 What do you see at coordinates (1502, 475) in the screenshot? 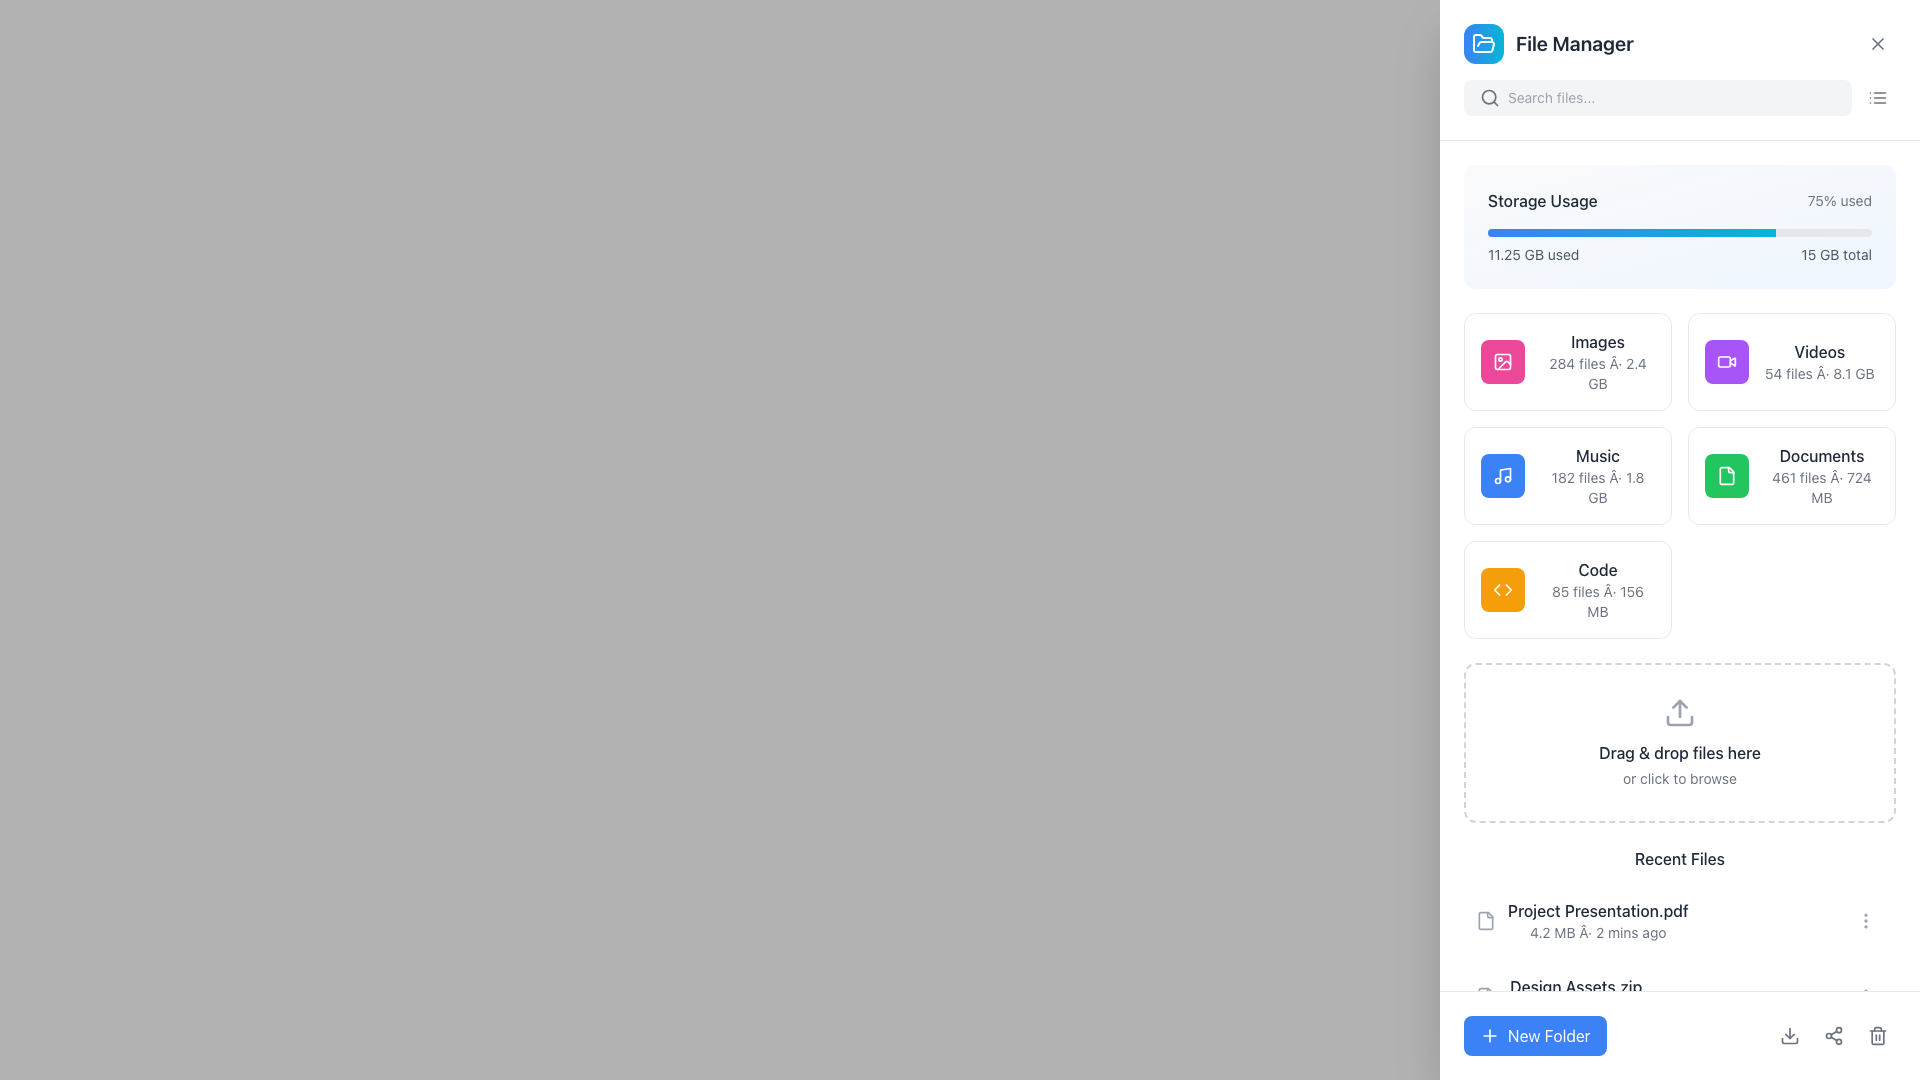
I see `the music icon, which is a square with a rounded border and a blue background featuring a white music note in the center, located in the 'Music' section under 'Storage Usage'` at bounding box center [1502, 475].